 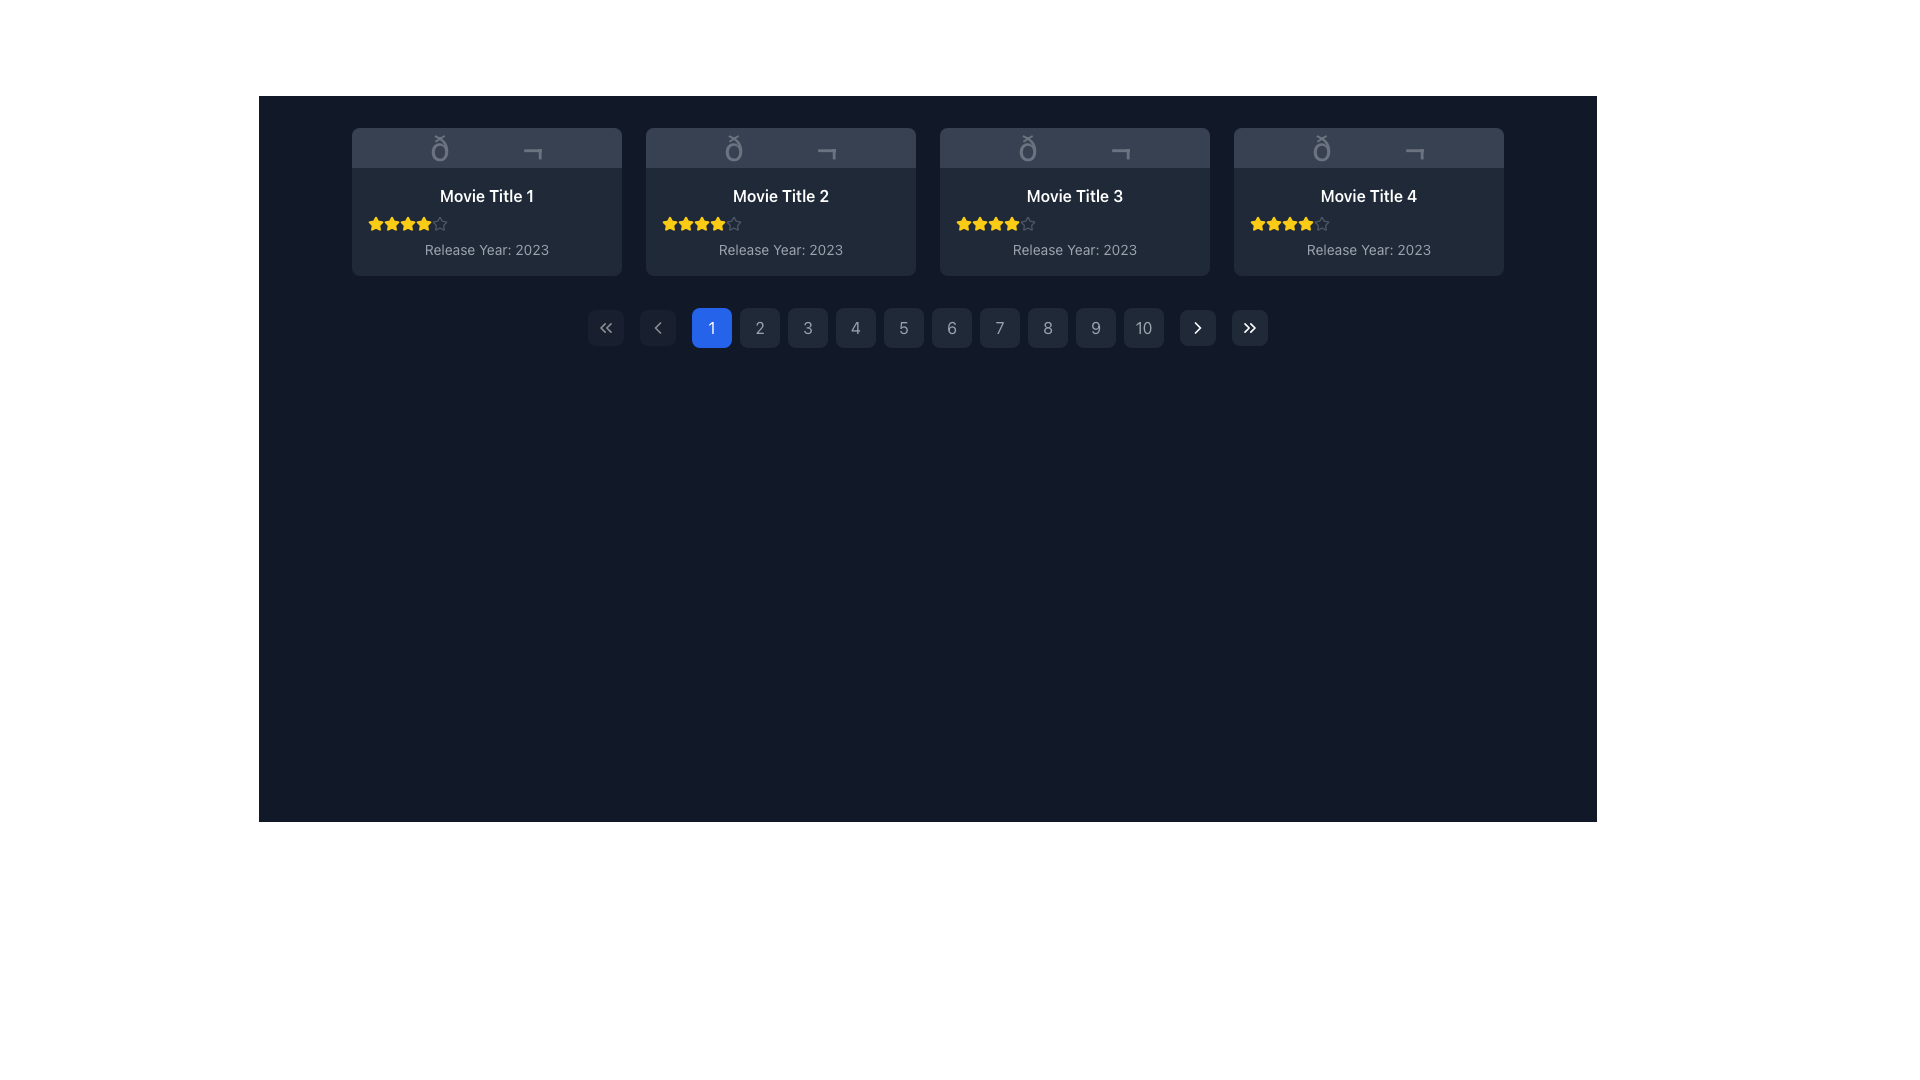 What do you see at coordinates (604, 326) in the screenshot?
I see `the 'go to first page' button in the pagination controls` at bounding box center [604, 326].